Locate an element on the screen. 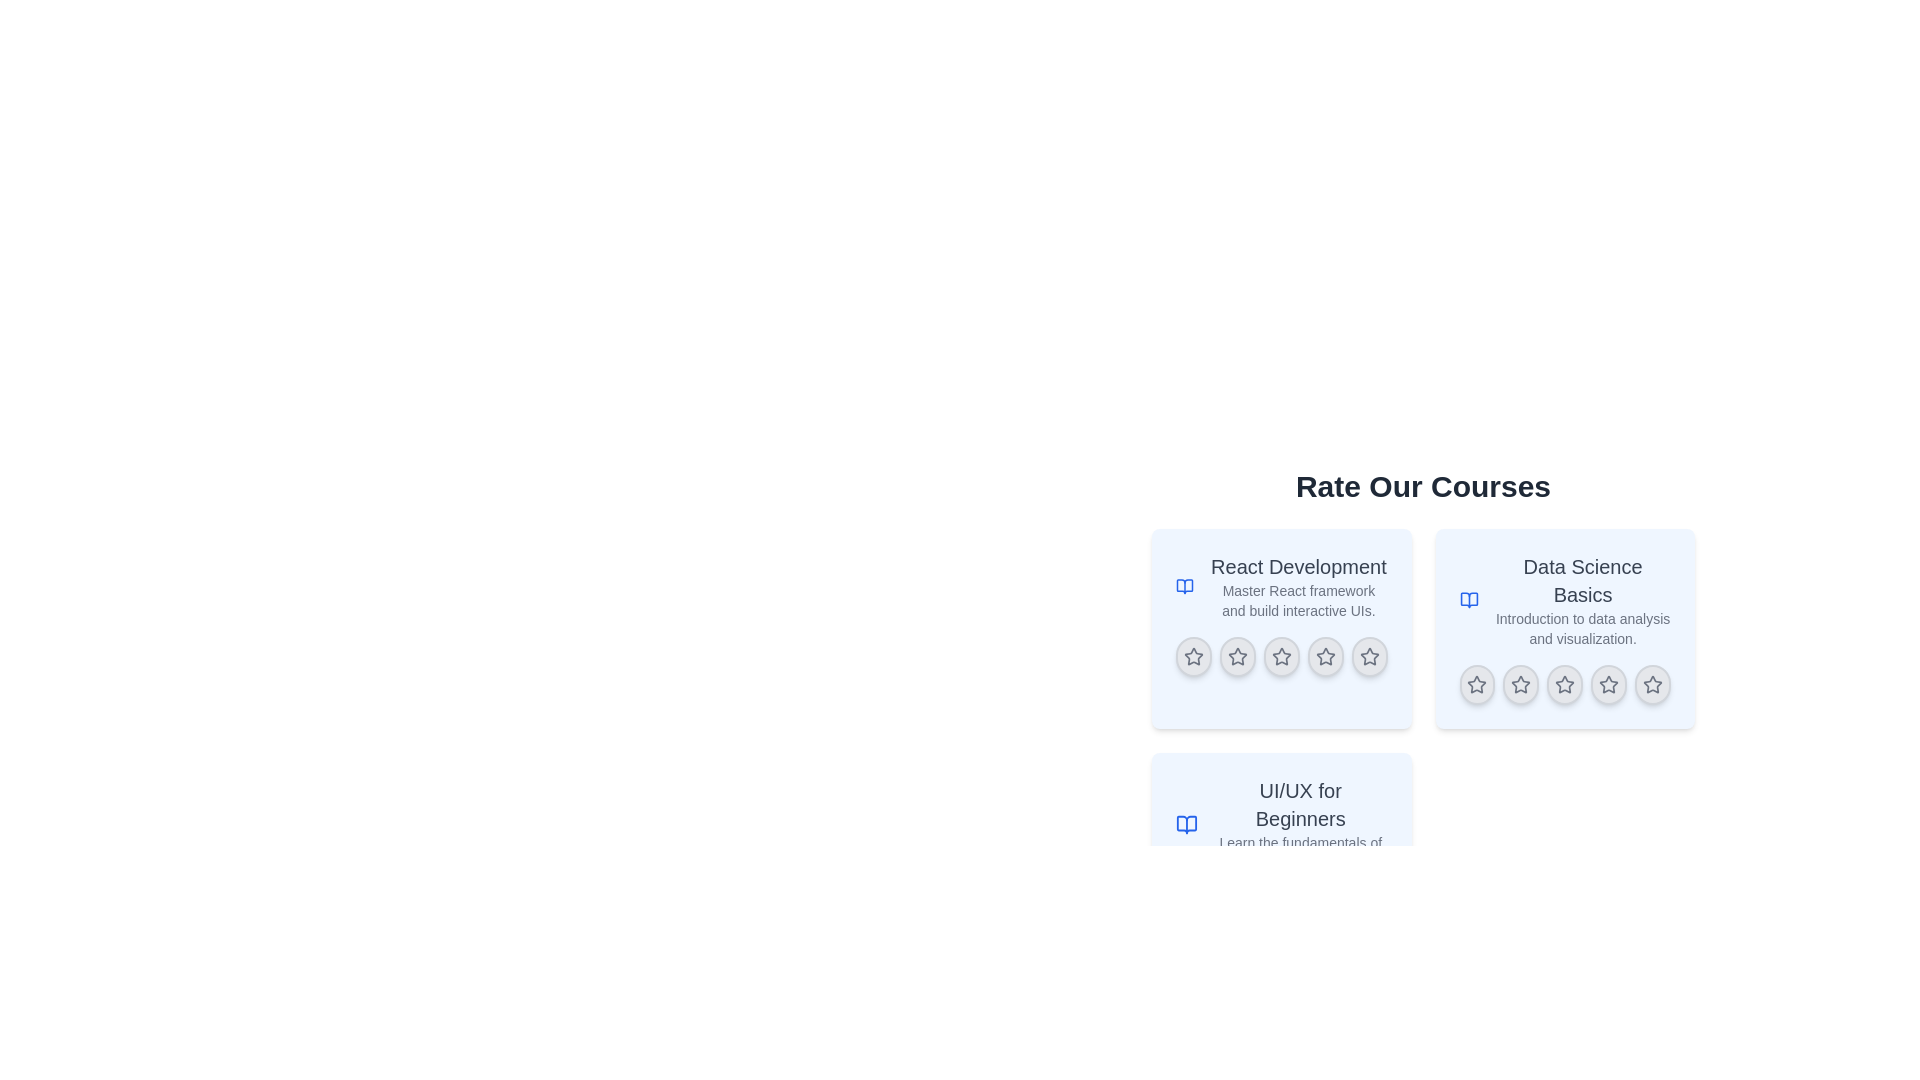  the hollow star icon with a gray outline in the 'Rate Our Courses' section to rate it is located at coordinates (1281, 656).